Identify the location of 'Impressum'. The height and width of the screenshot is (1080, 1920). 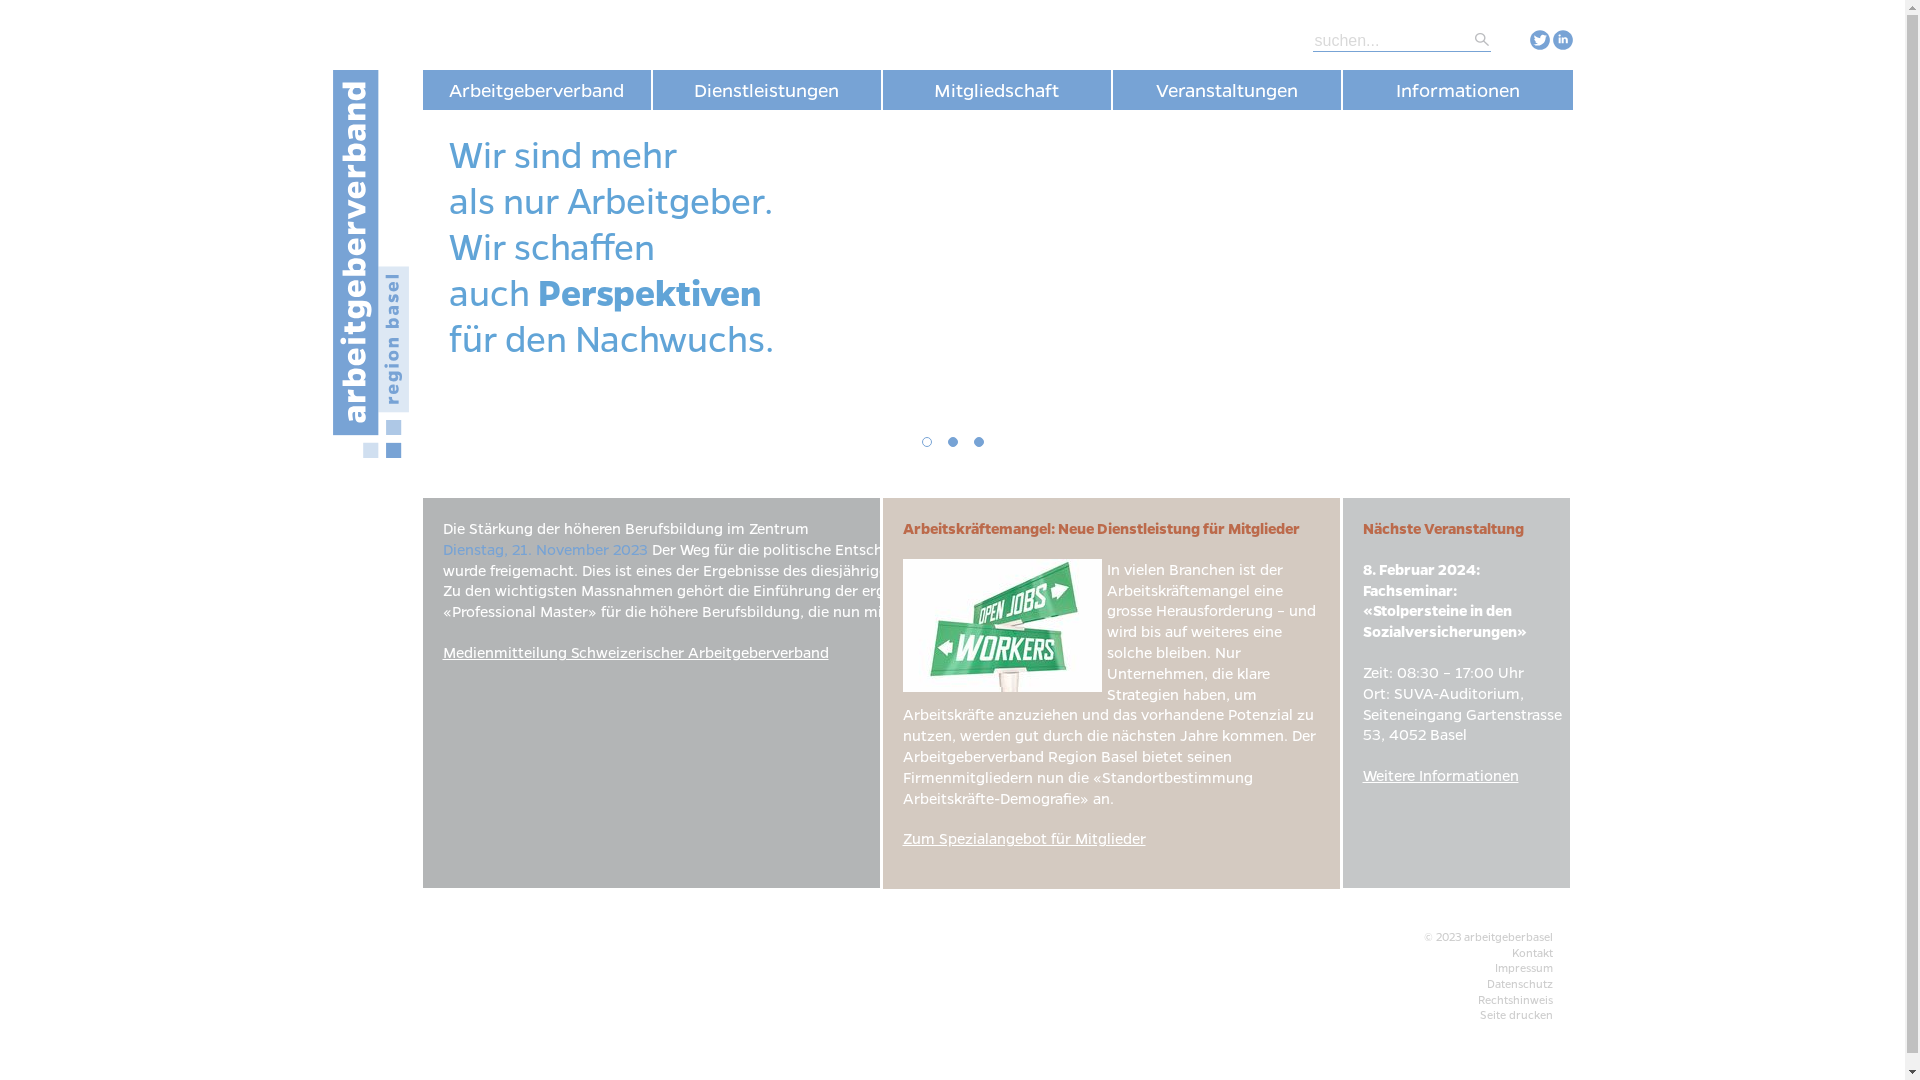
(1521, 966).